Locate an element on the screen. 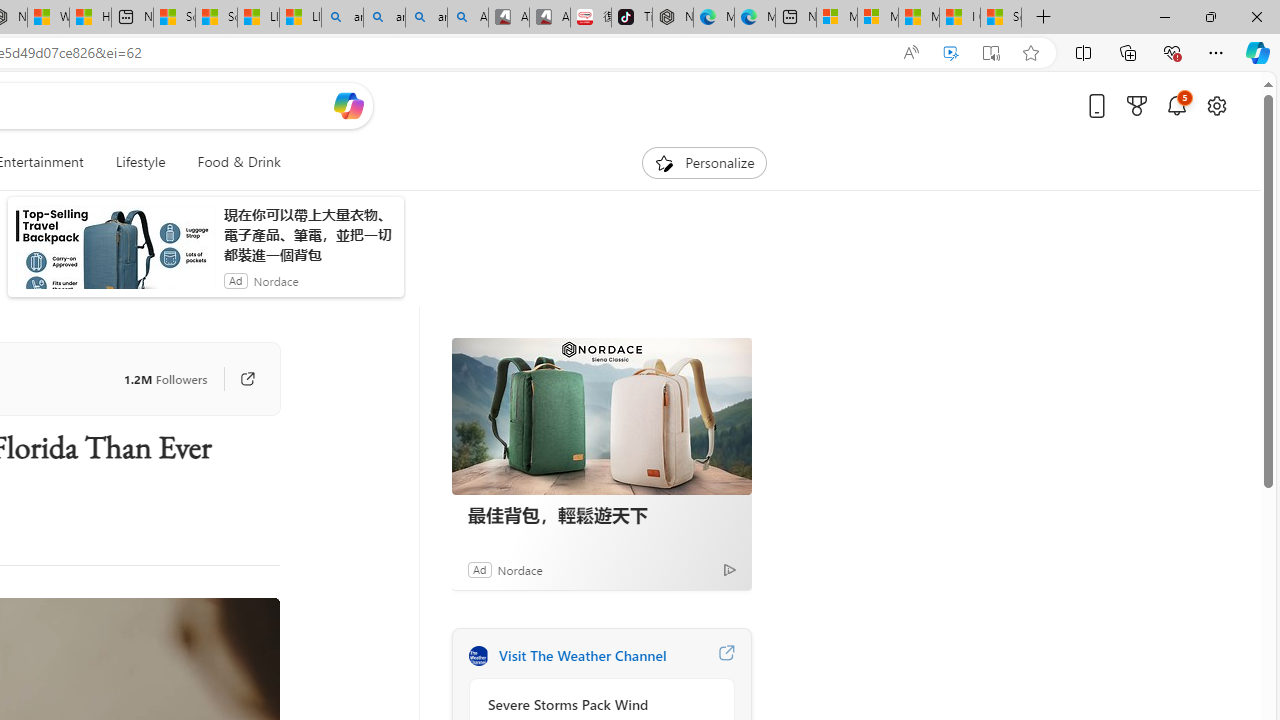 The height and width of the screenshot is (720, 1280). 'Settings and more (Alt+F)' is located at coordinates (1215, 51).